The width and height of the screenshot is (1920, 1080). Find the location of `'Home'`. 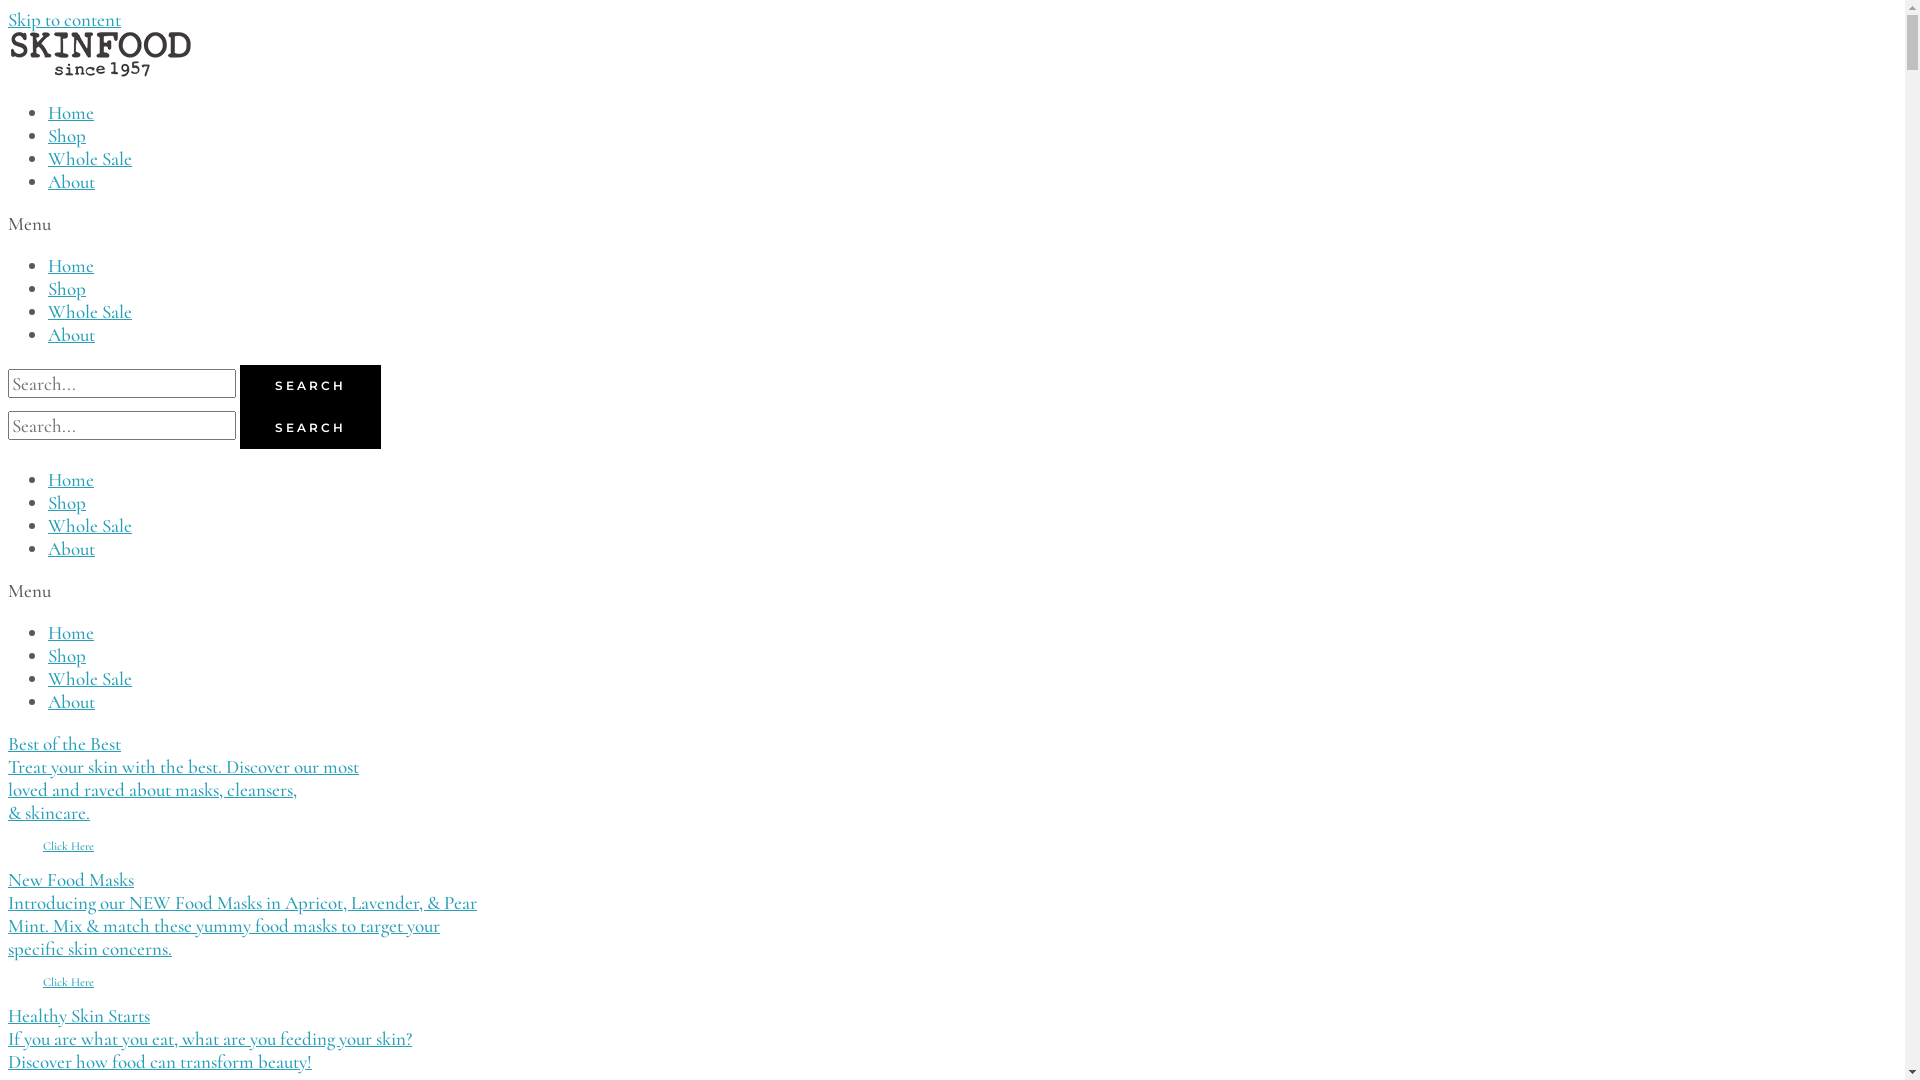

'Home' is located at coordinates (71, 112).